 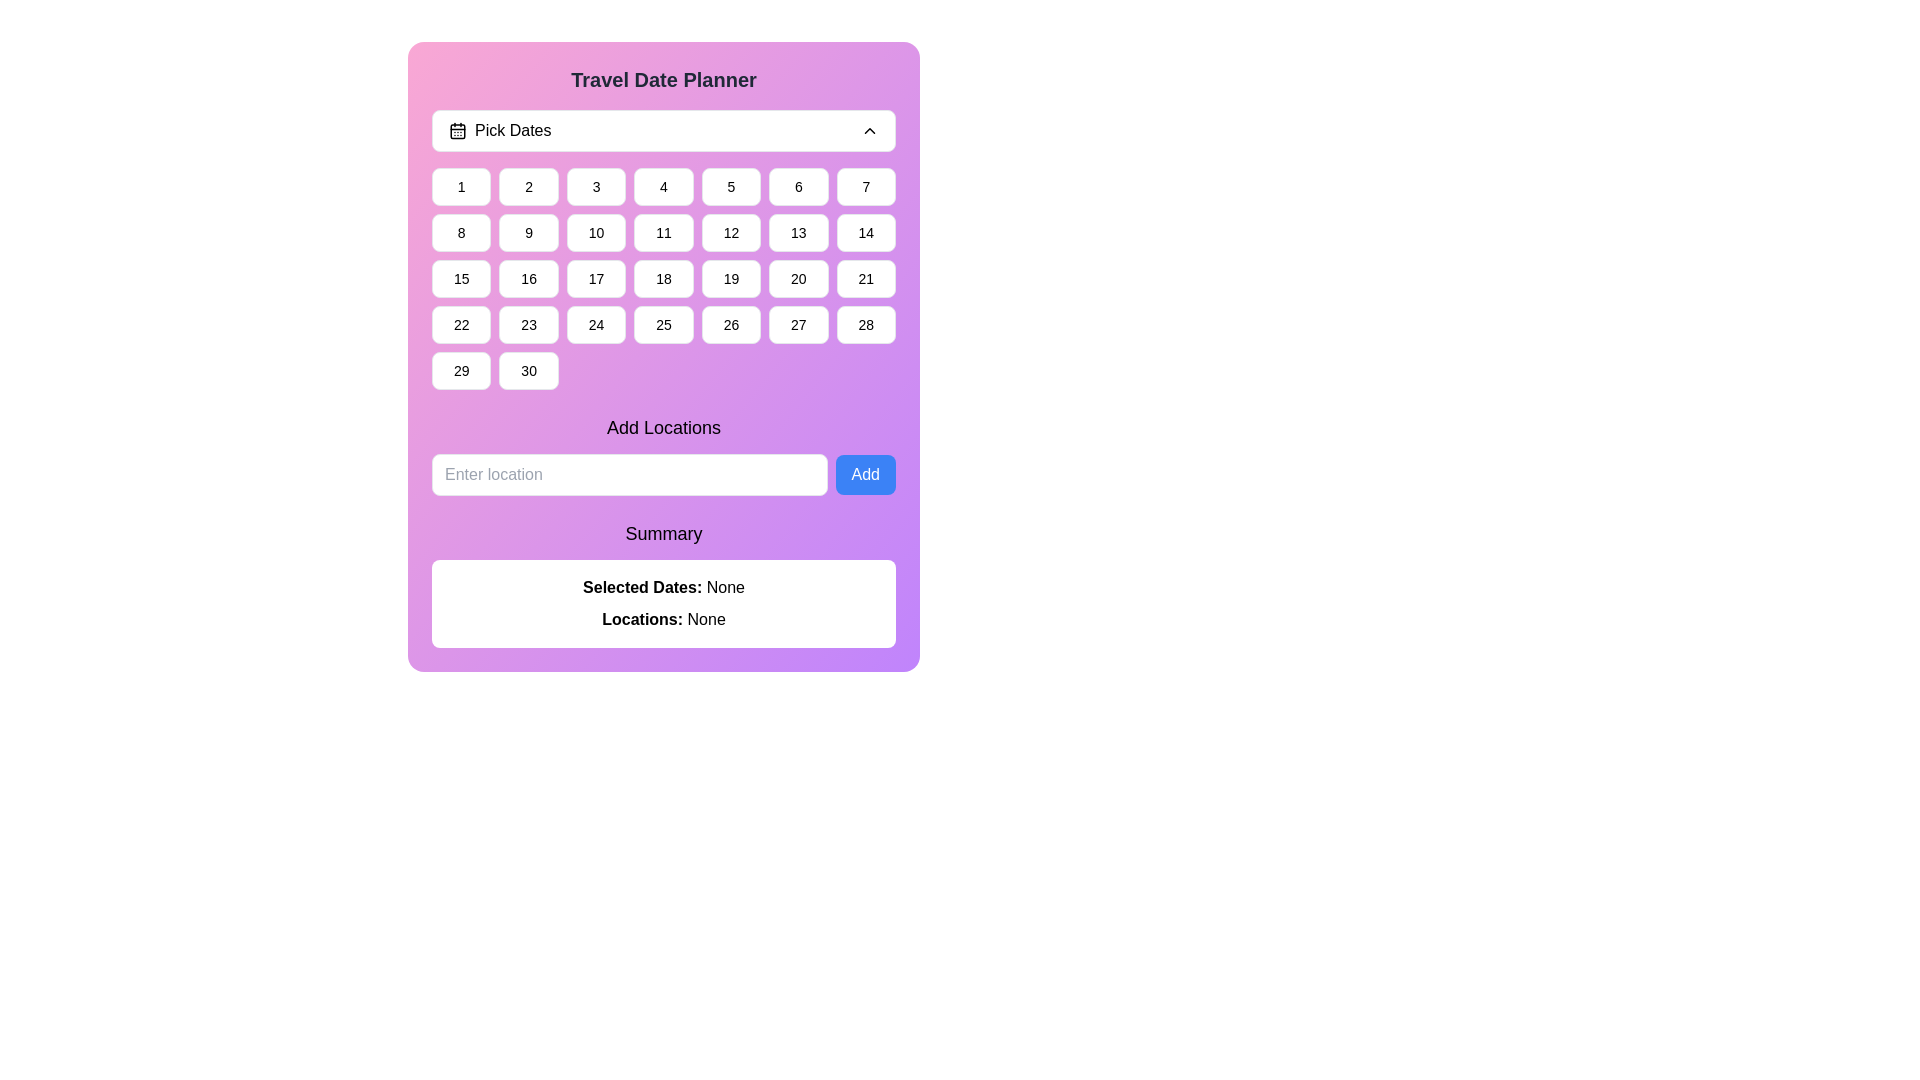 I want to click on the button representing the 30th day of the month located in the last row and second column of a grid below the 'Pick Dates' section, so click(x=528, y=370).